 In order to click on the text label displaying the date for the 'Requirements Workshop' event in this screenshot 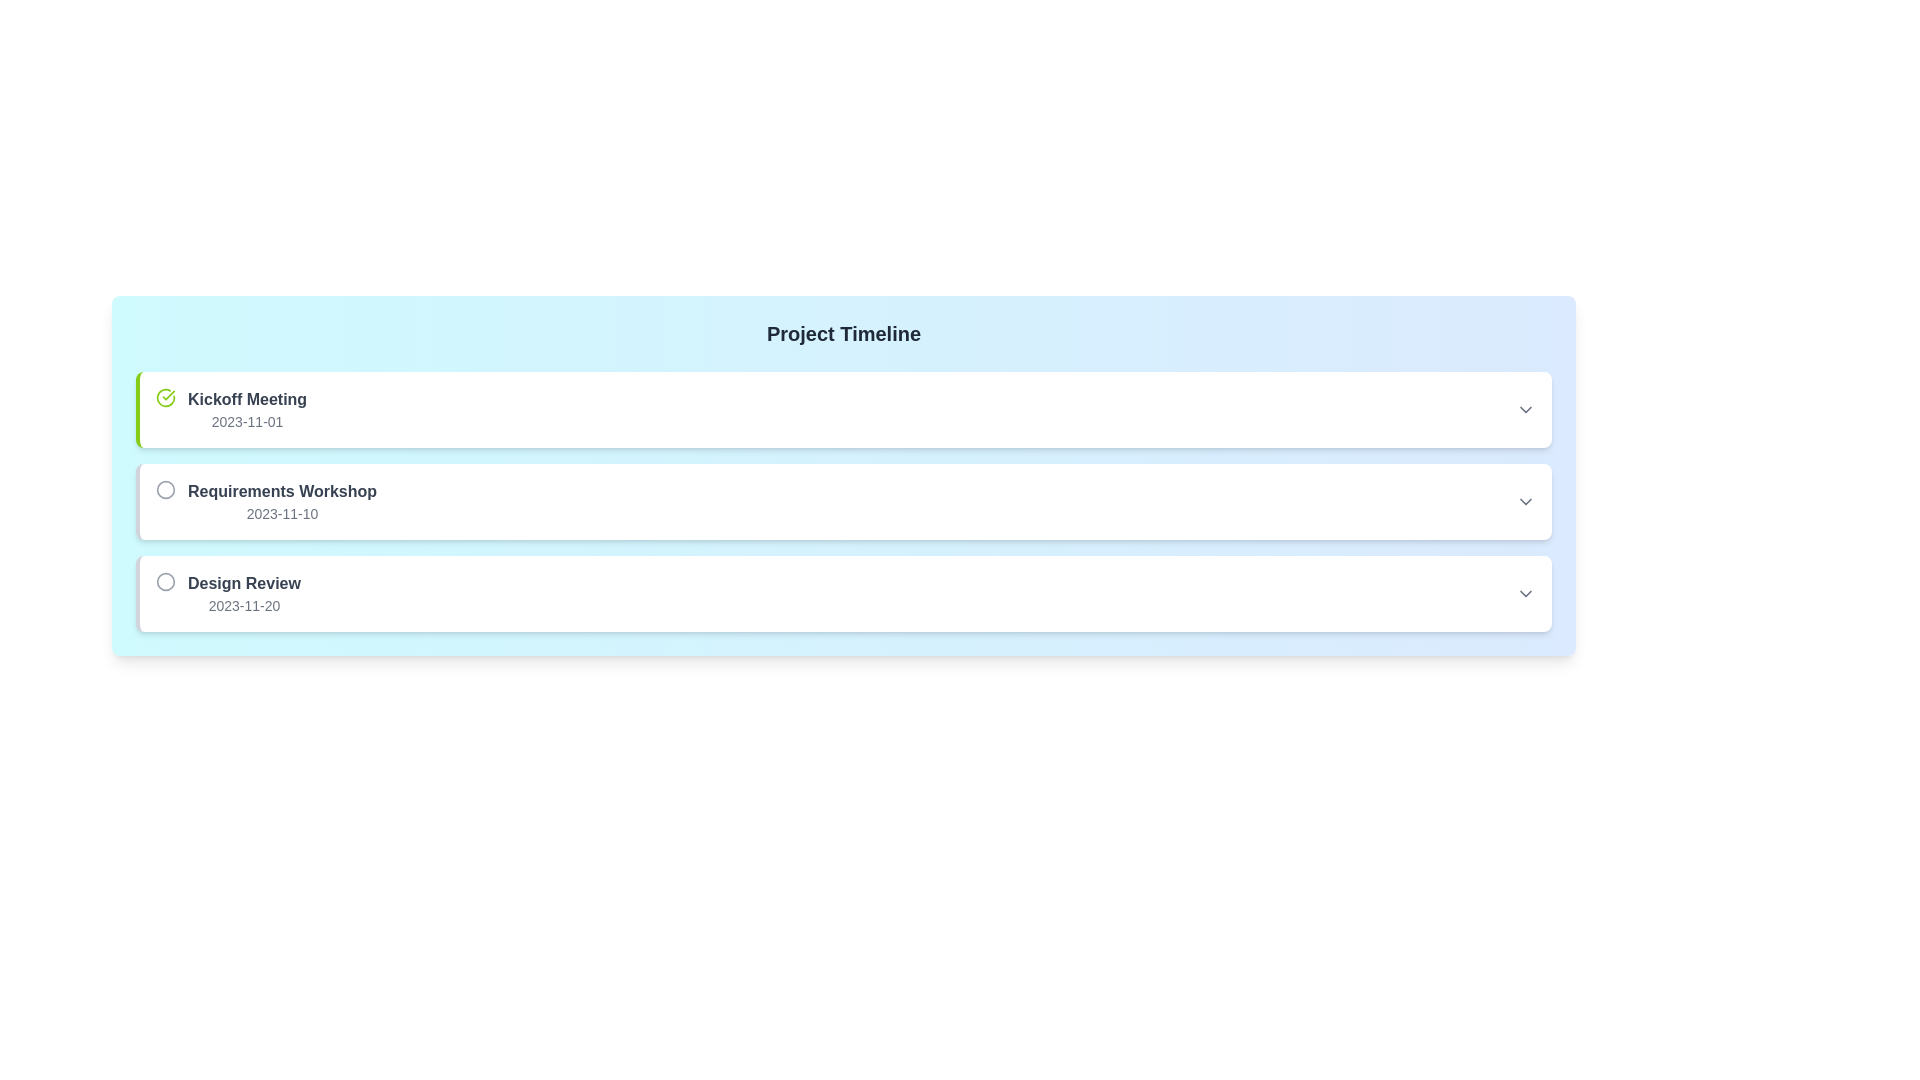, I will do `click(281, 512)`.